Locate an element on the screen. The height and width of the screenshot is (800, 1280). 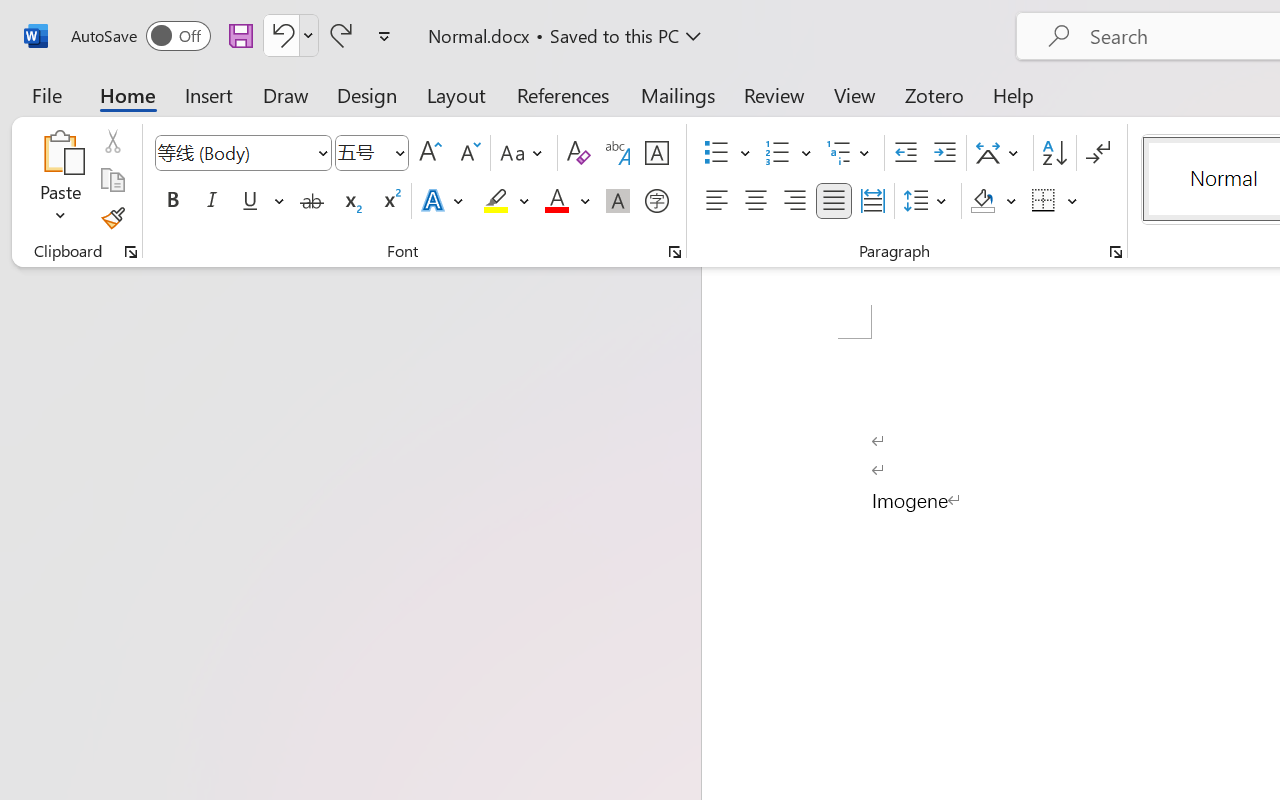
'Paragraph...' is located at coordinates (1114, 251).